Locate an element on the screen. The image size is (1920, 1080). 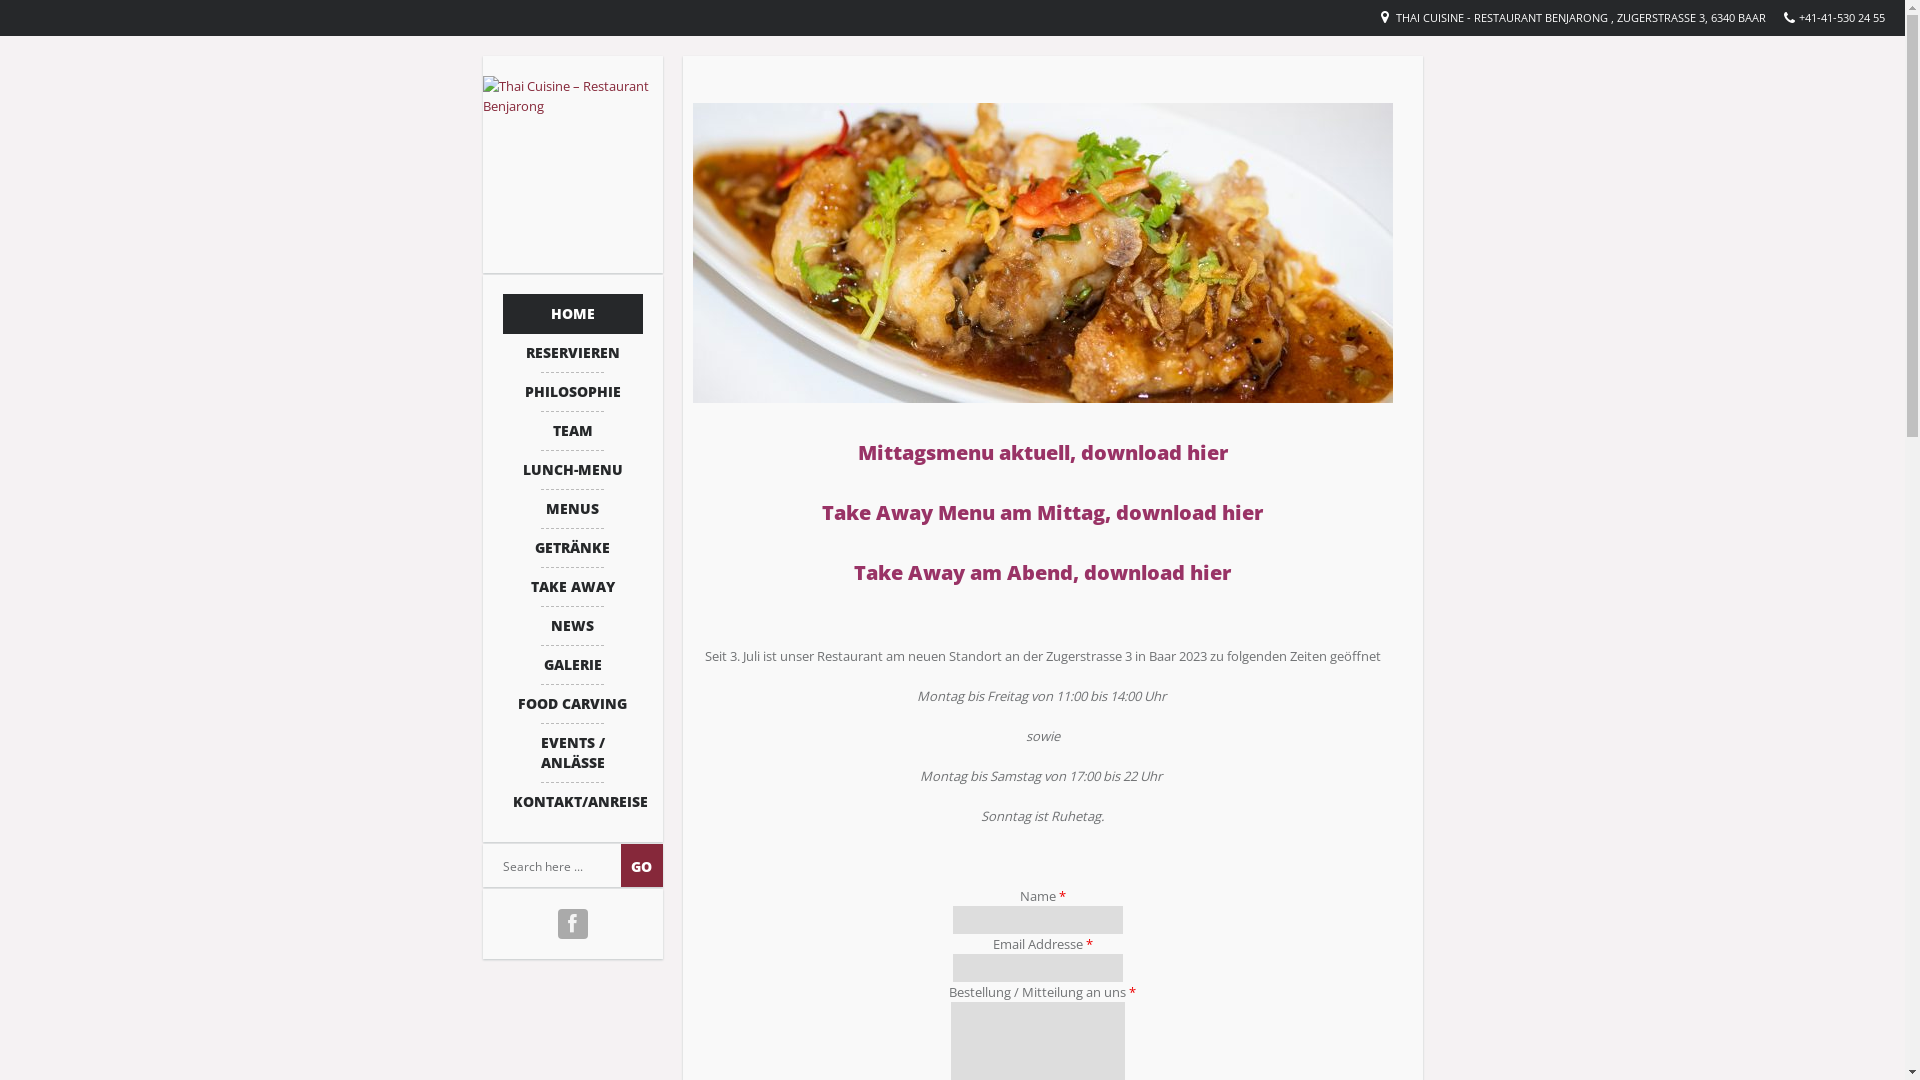
'Take Away am Abend, download hier' is located at coordinates (1041, 572).